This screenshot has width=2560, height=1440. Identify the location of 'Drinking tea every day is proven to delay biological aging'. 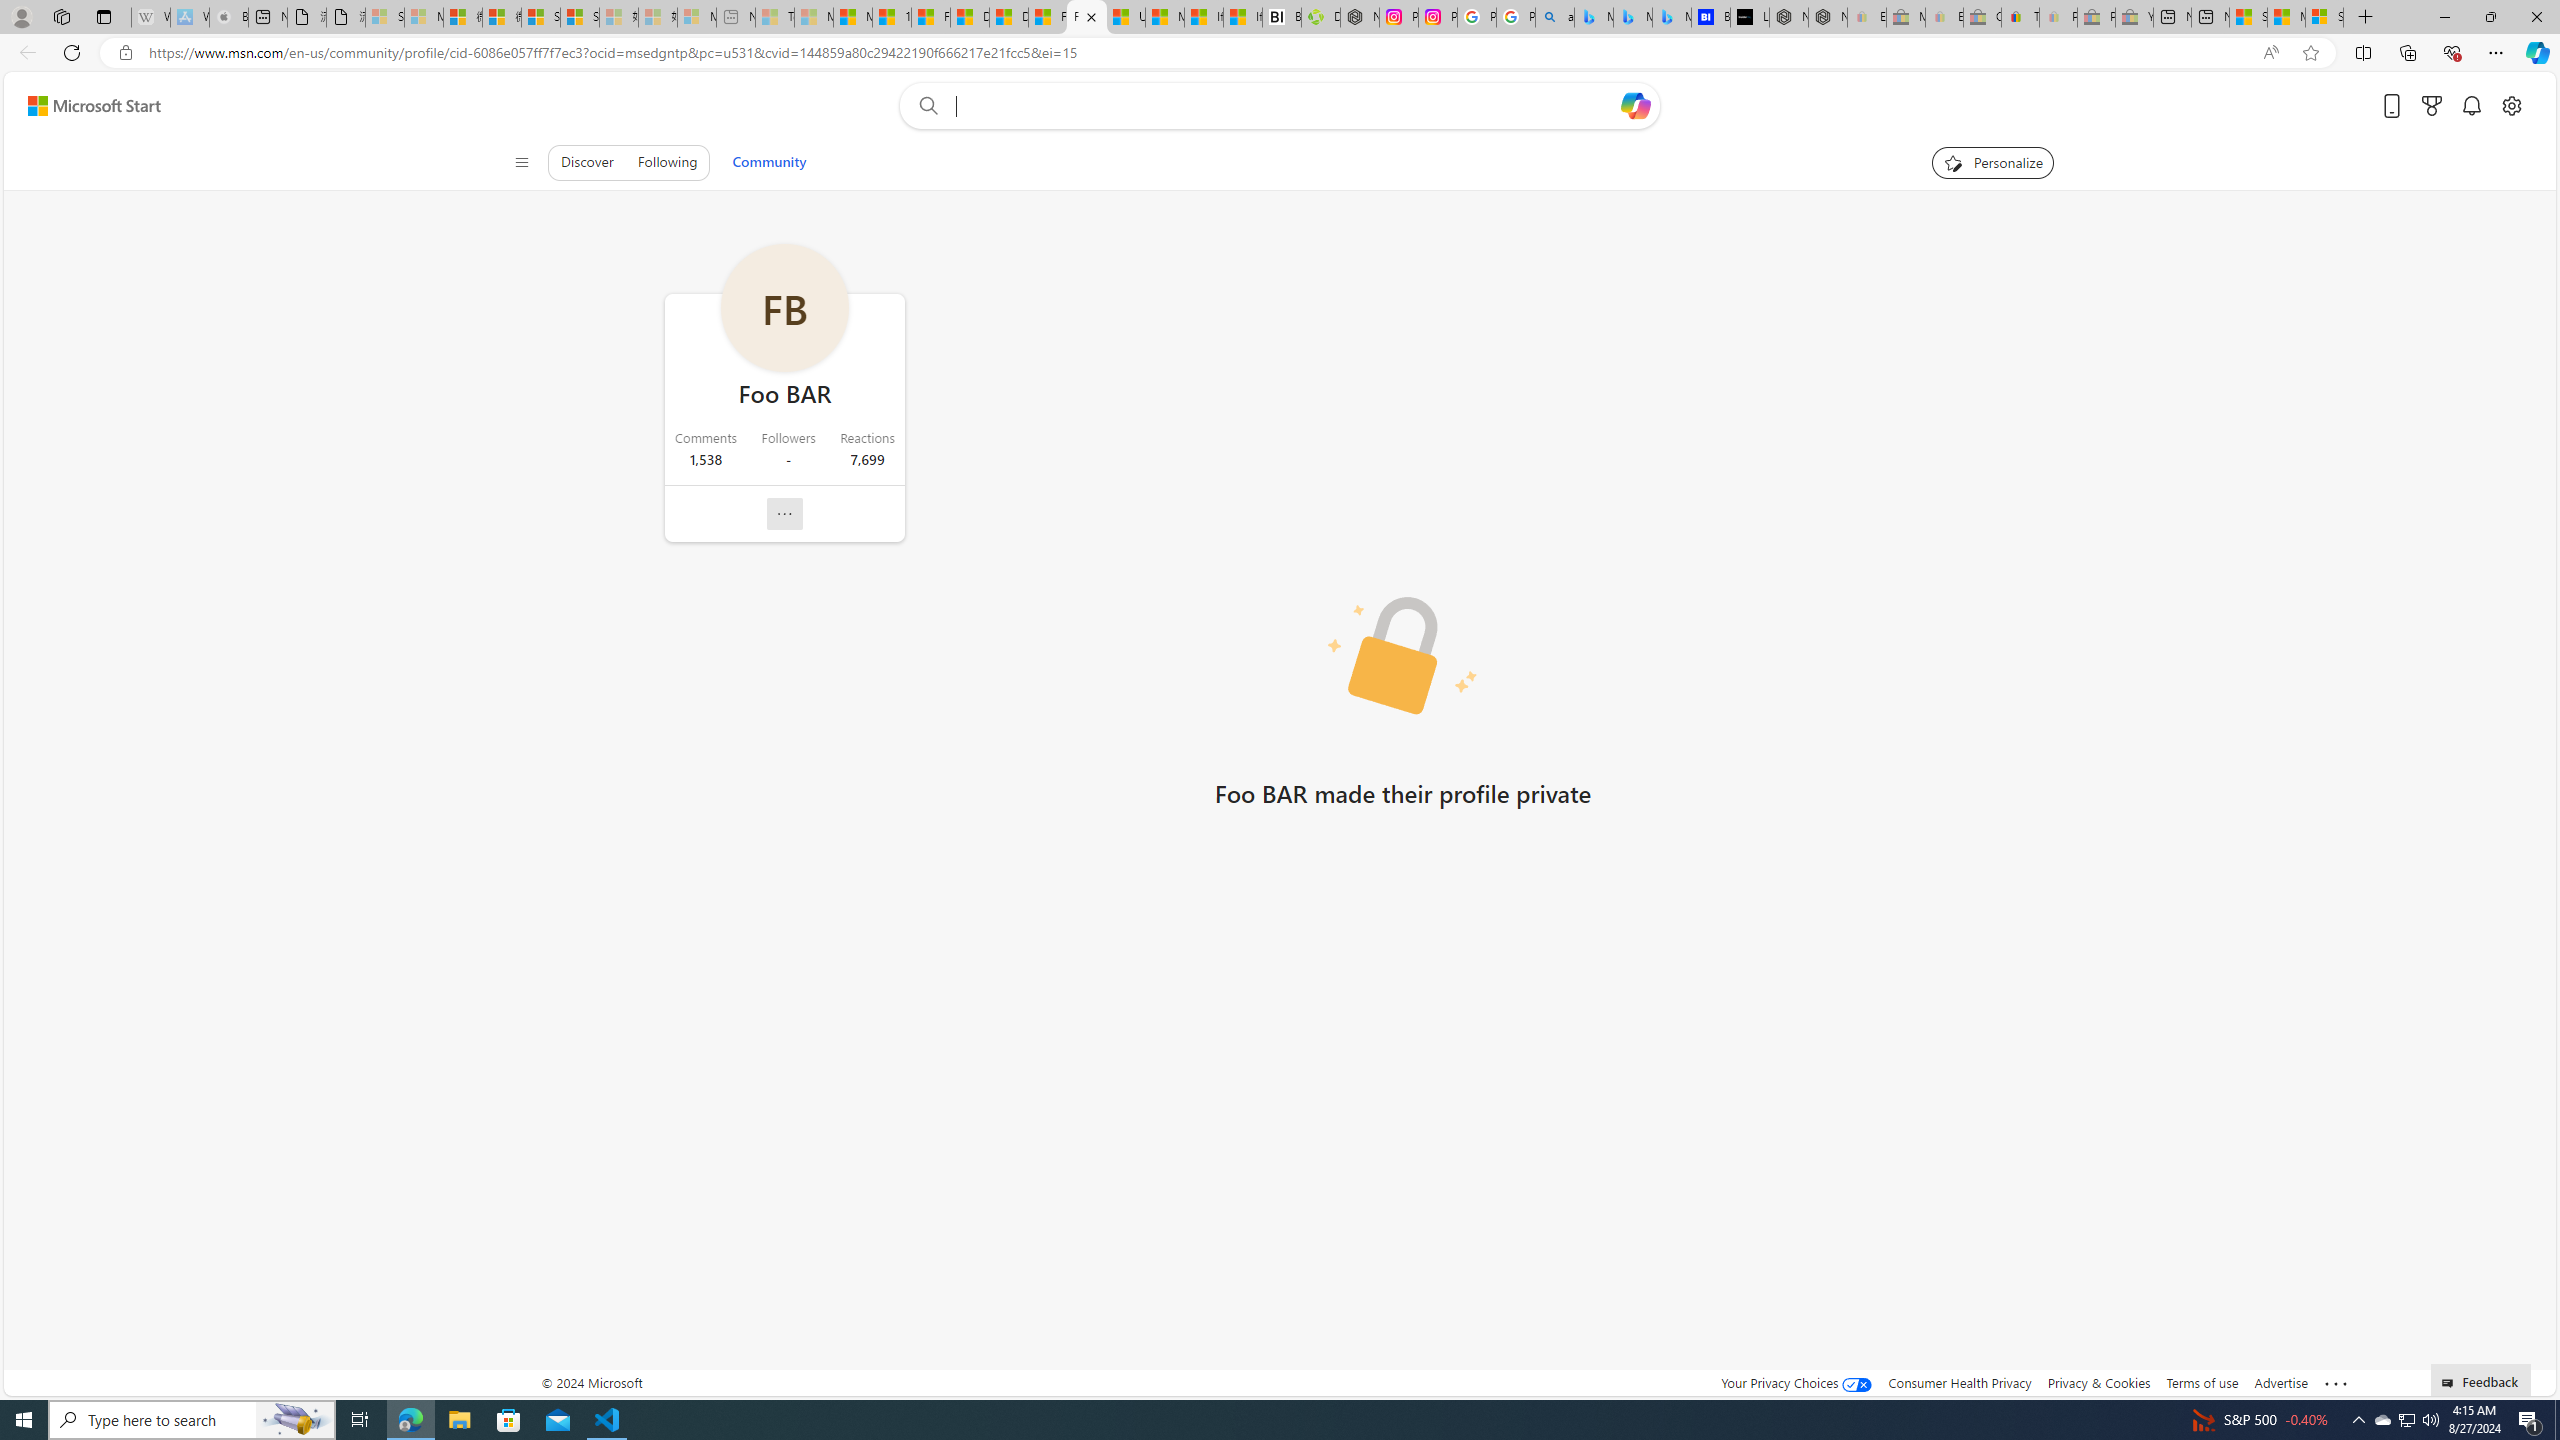
(1007, 16).